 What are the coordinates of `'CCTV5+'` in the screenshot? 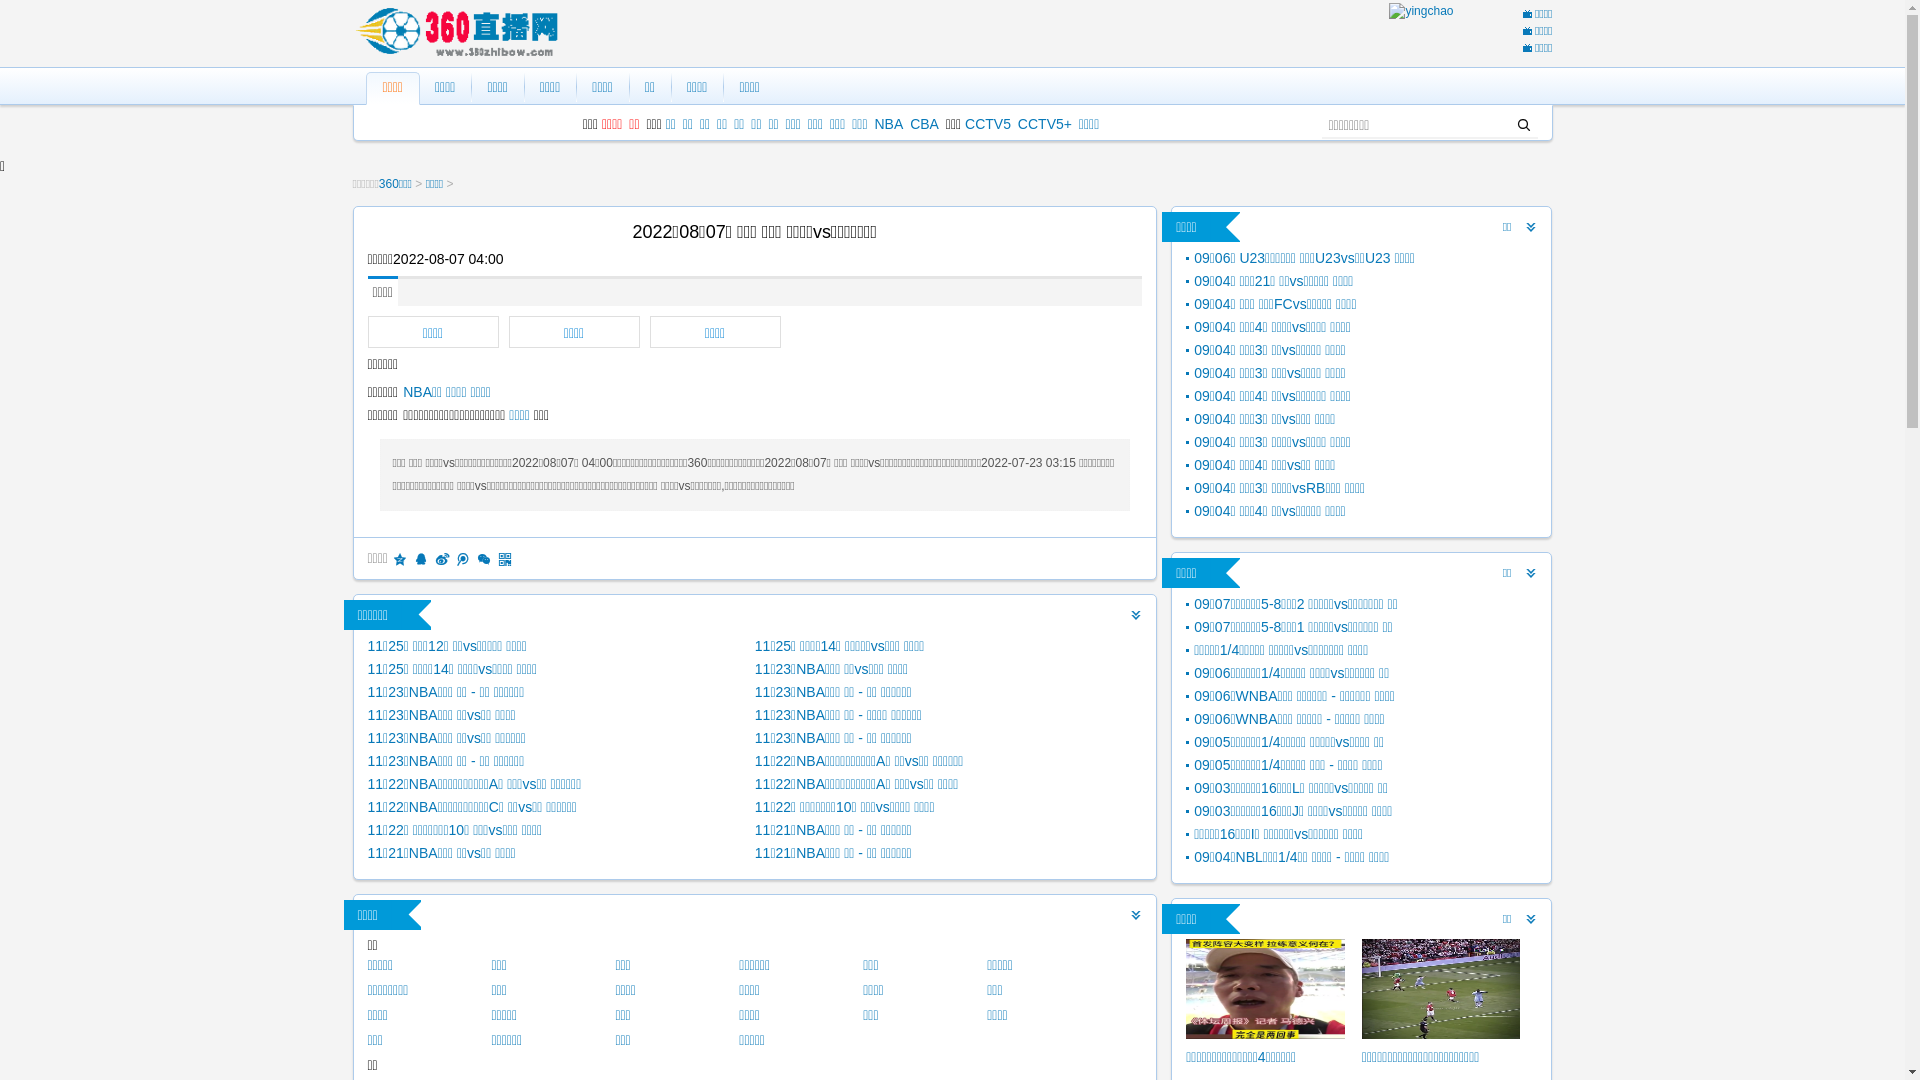 It's located at (1044, 123).